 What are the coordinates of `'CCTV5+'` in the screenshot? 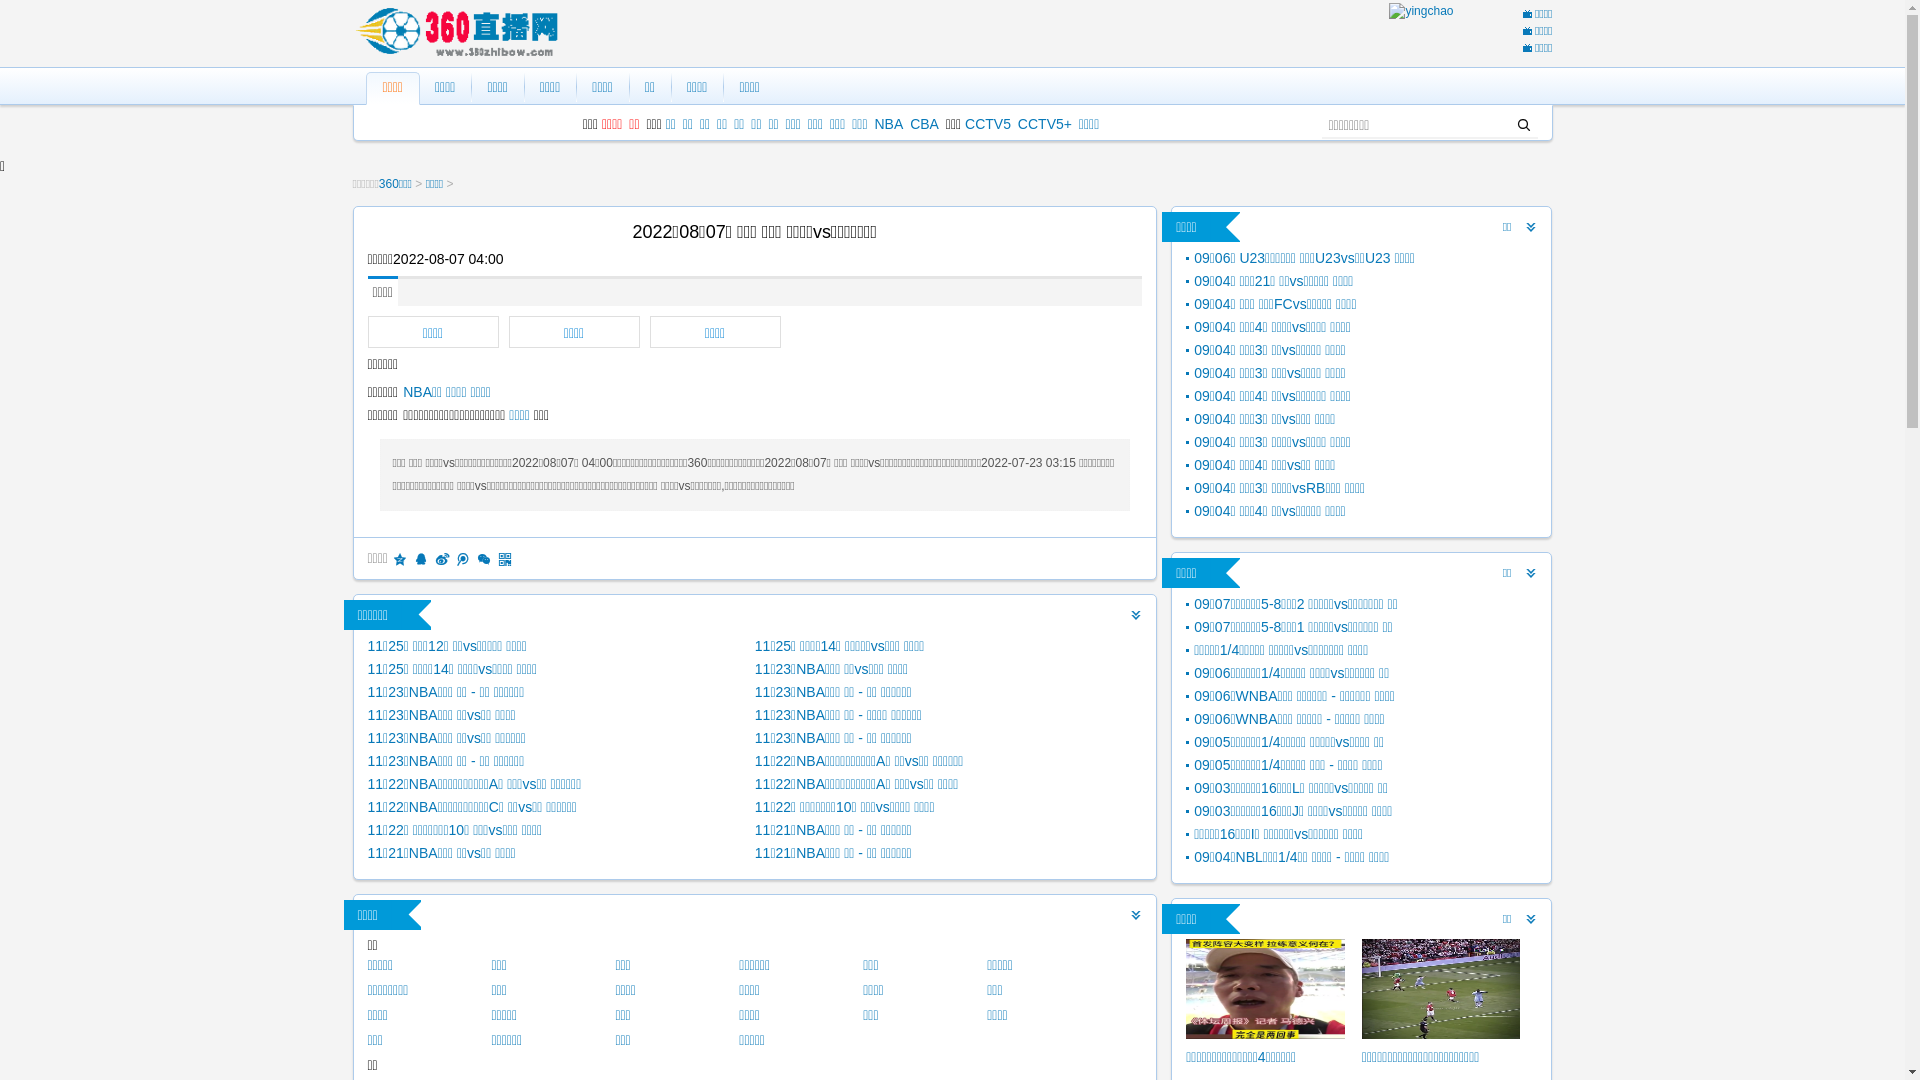 It's located at (1044, 123).